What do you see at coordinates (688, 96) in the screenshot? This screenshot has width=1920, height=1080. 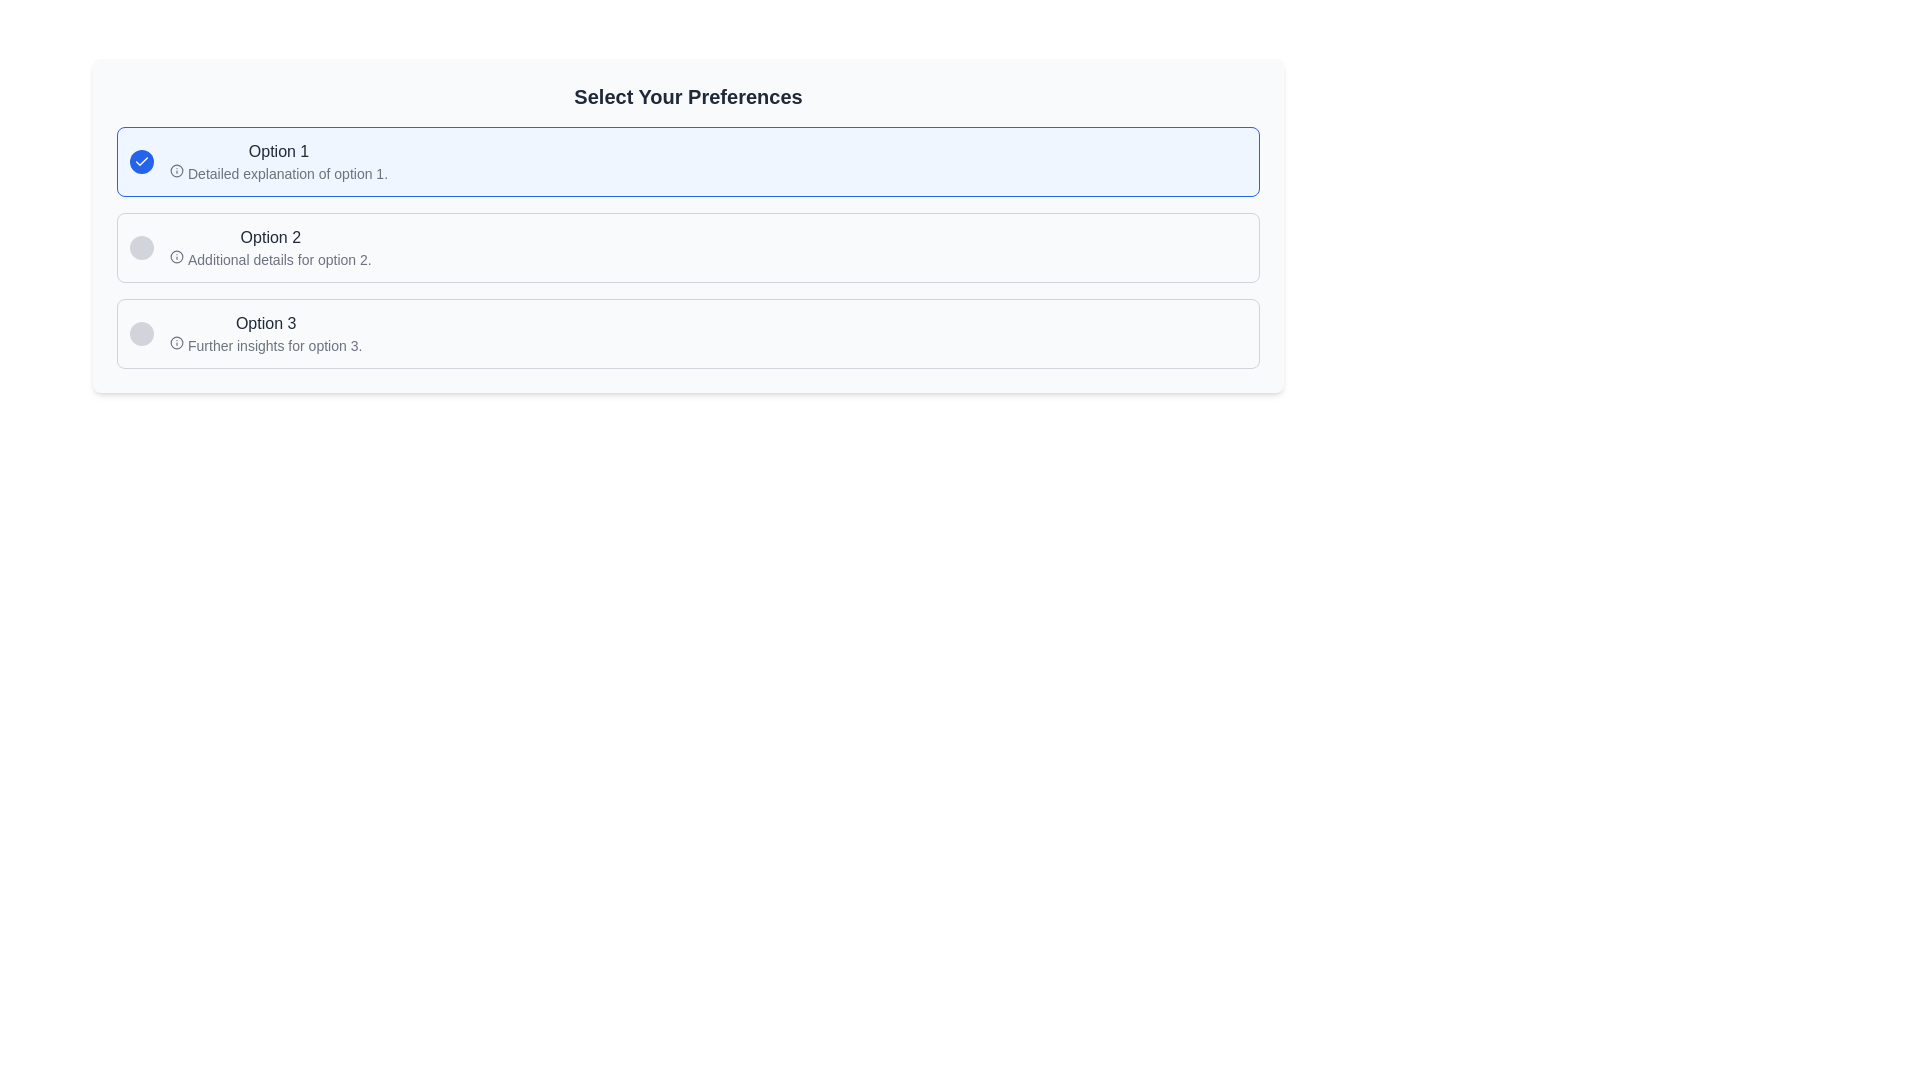 I see `the static text element that serves as a header or title, positioned above the options labeled 'Option 1', 'Option 2', and 'Option 3'` at bounding box center [688, 96].